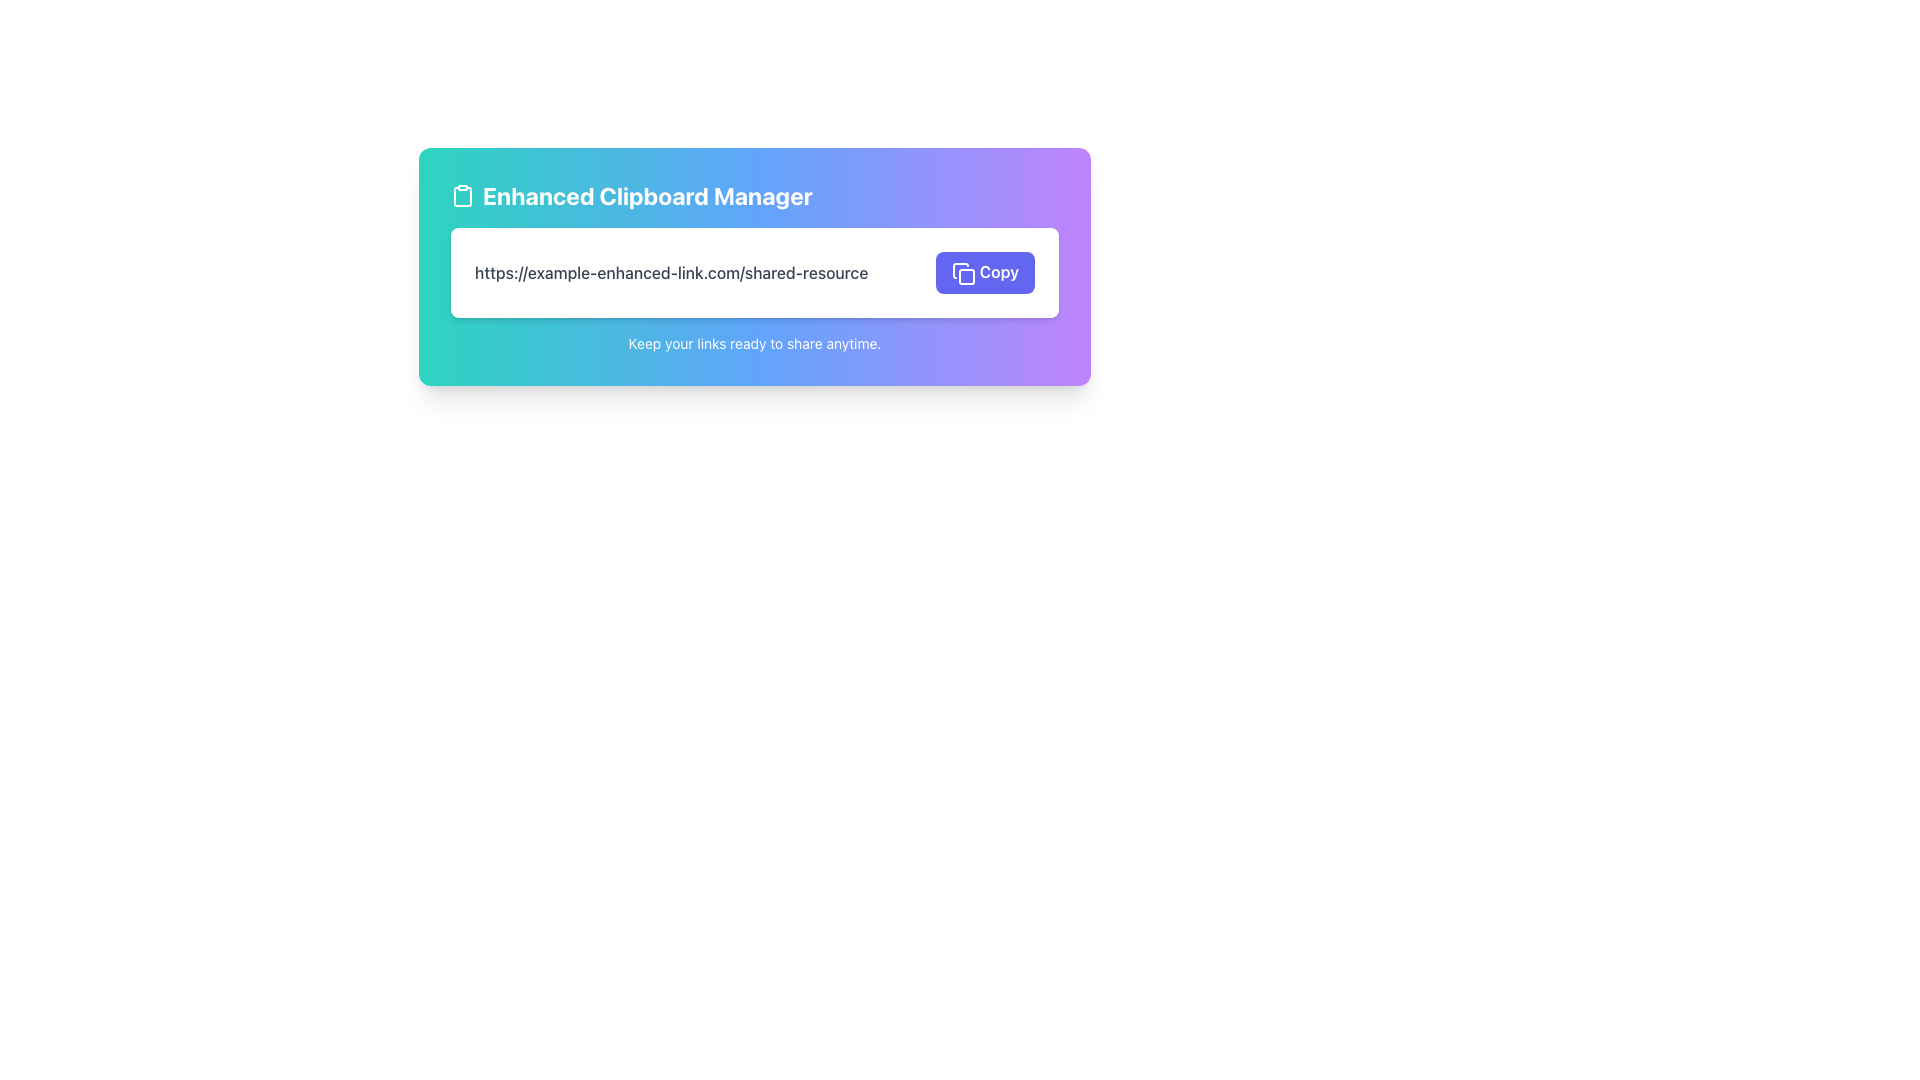 The image size is (1920, 1080). I want to click on the clipboard icon located in the header section next to the text 'Enhanced Clipboard Manager', so click(461, 196).